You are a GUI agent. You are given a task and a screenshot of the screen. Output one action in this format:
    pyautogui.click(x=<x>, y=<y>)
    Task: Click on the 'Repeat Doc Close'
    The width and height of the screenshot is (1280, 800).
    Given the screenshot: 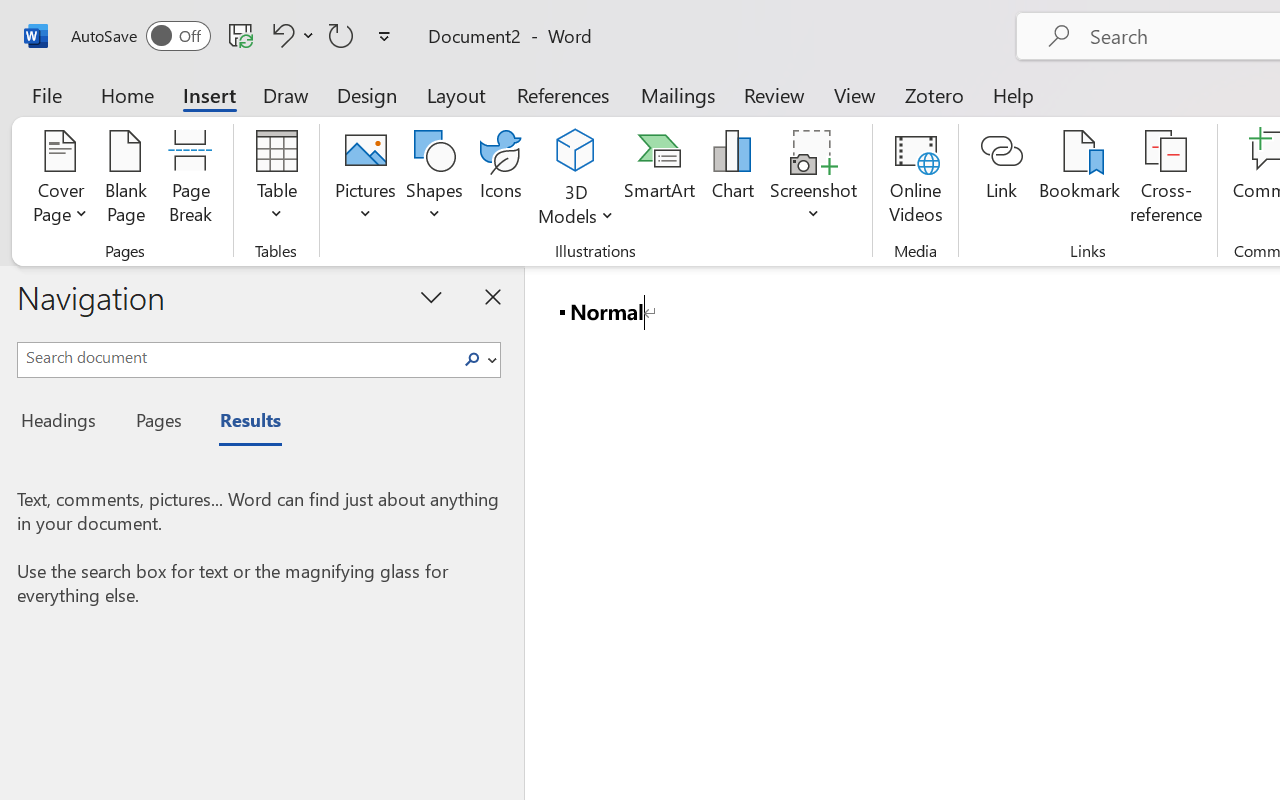 What is the action you would take?
    pyautogui.click(x=341, y=34)
    